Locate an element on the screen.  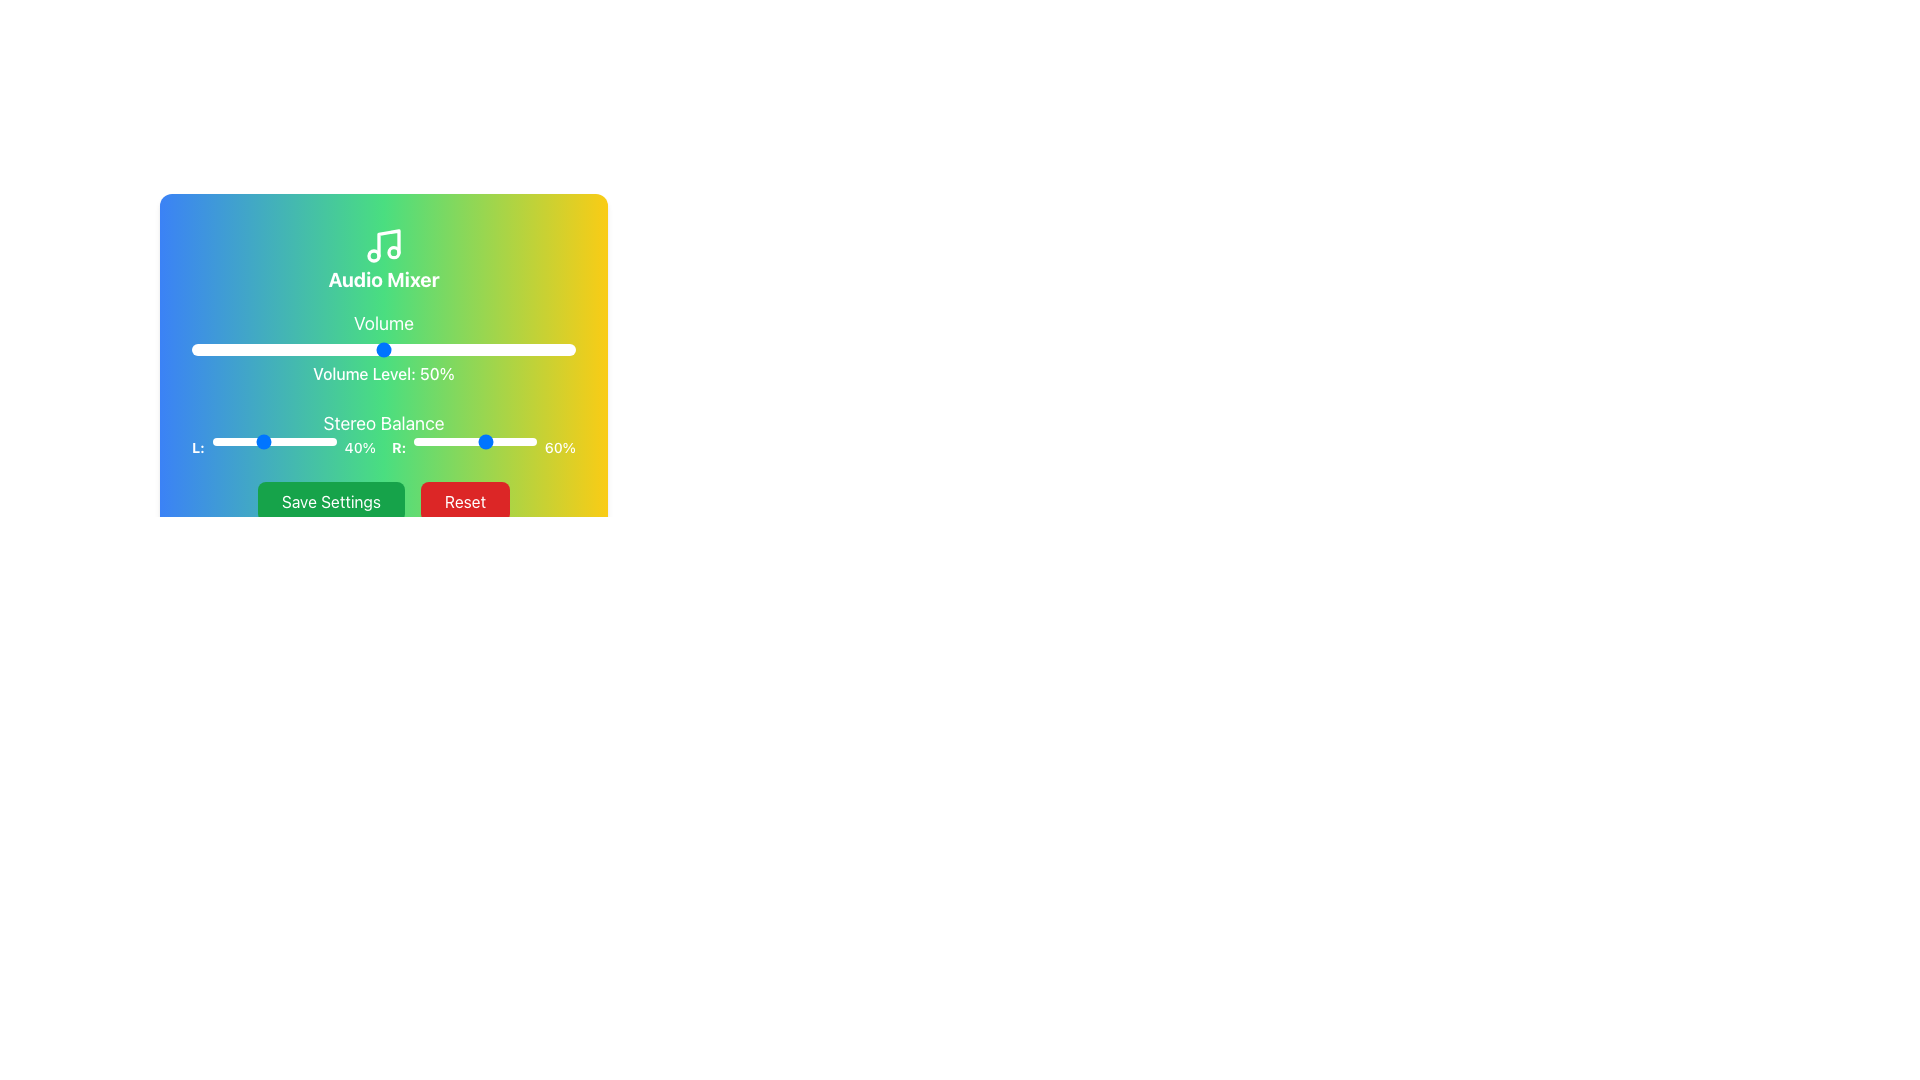
the R value is located at coordinates (487, 441).